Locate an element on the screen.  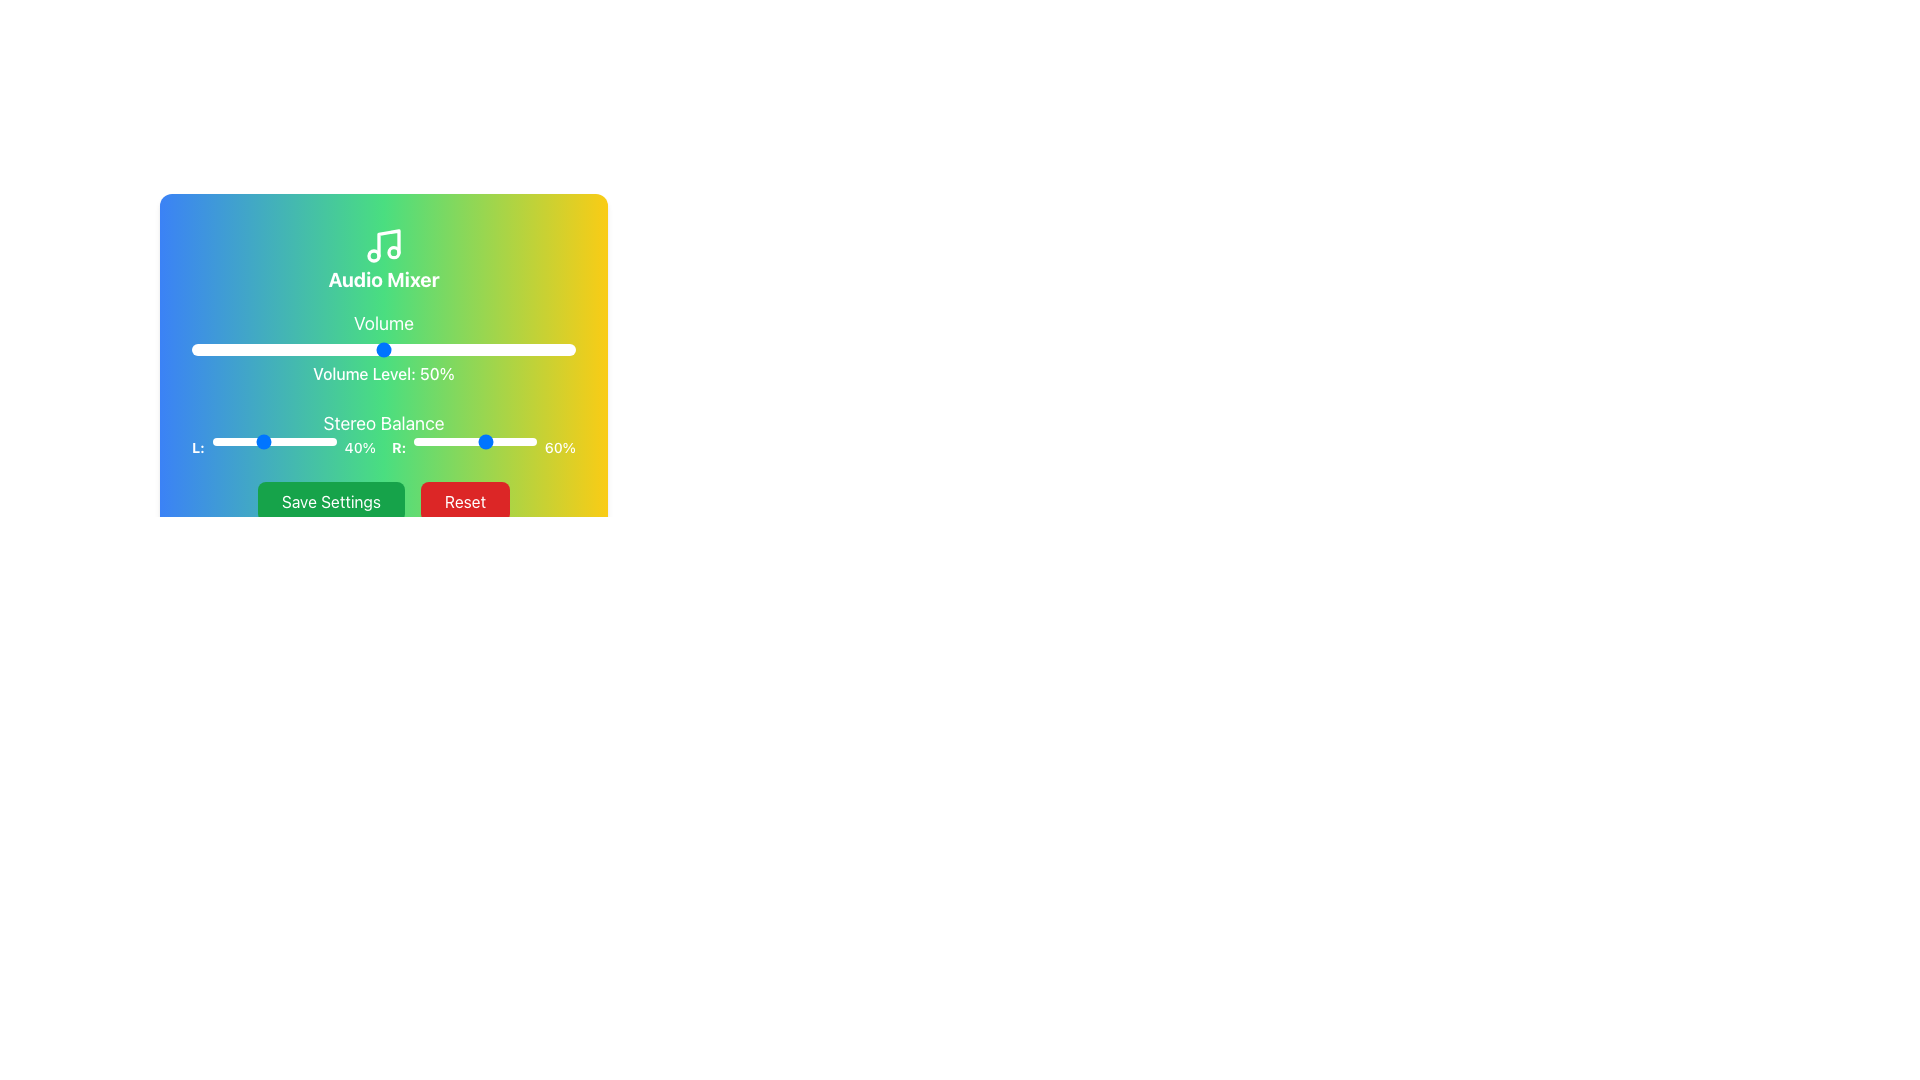
the R value is located at coordinates (487, 441).